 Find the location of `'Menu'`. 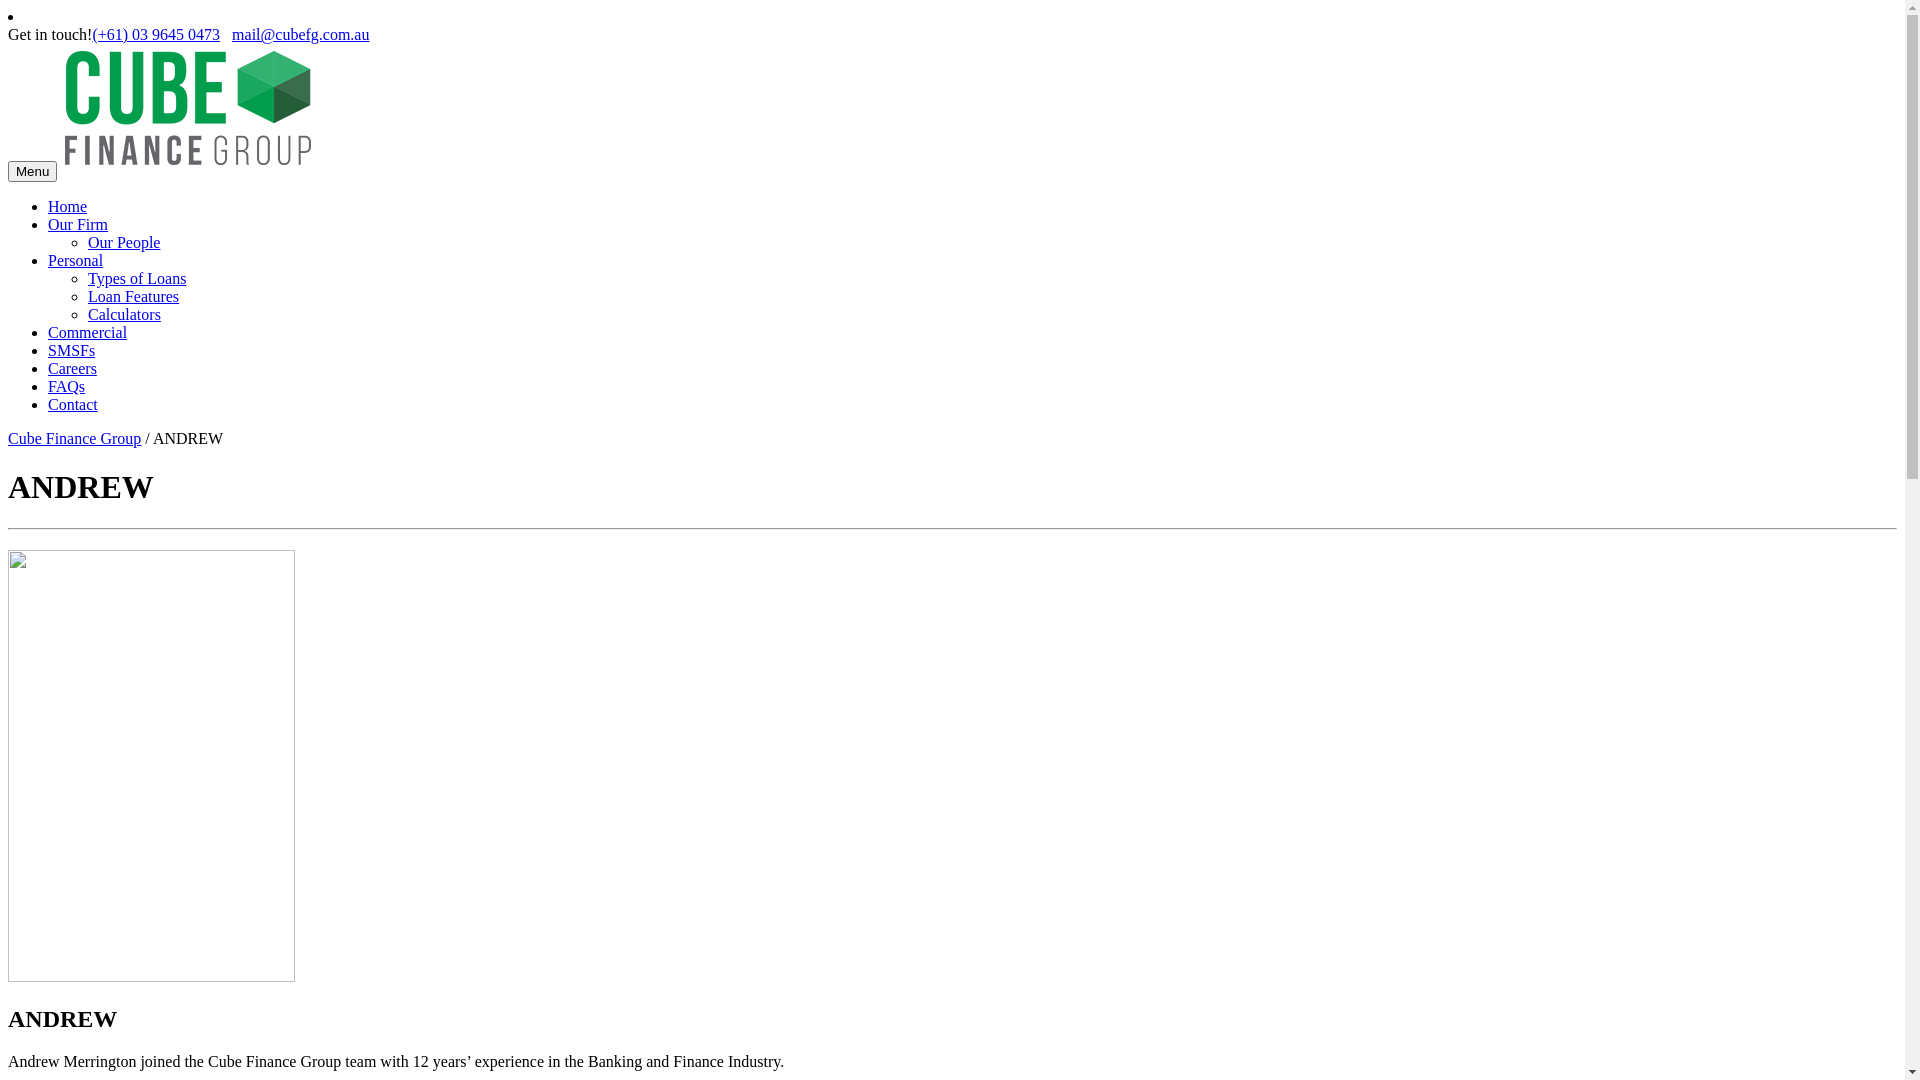

'Menu' is located at coordinates (32, 170).